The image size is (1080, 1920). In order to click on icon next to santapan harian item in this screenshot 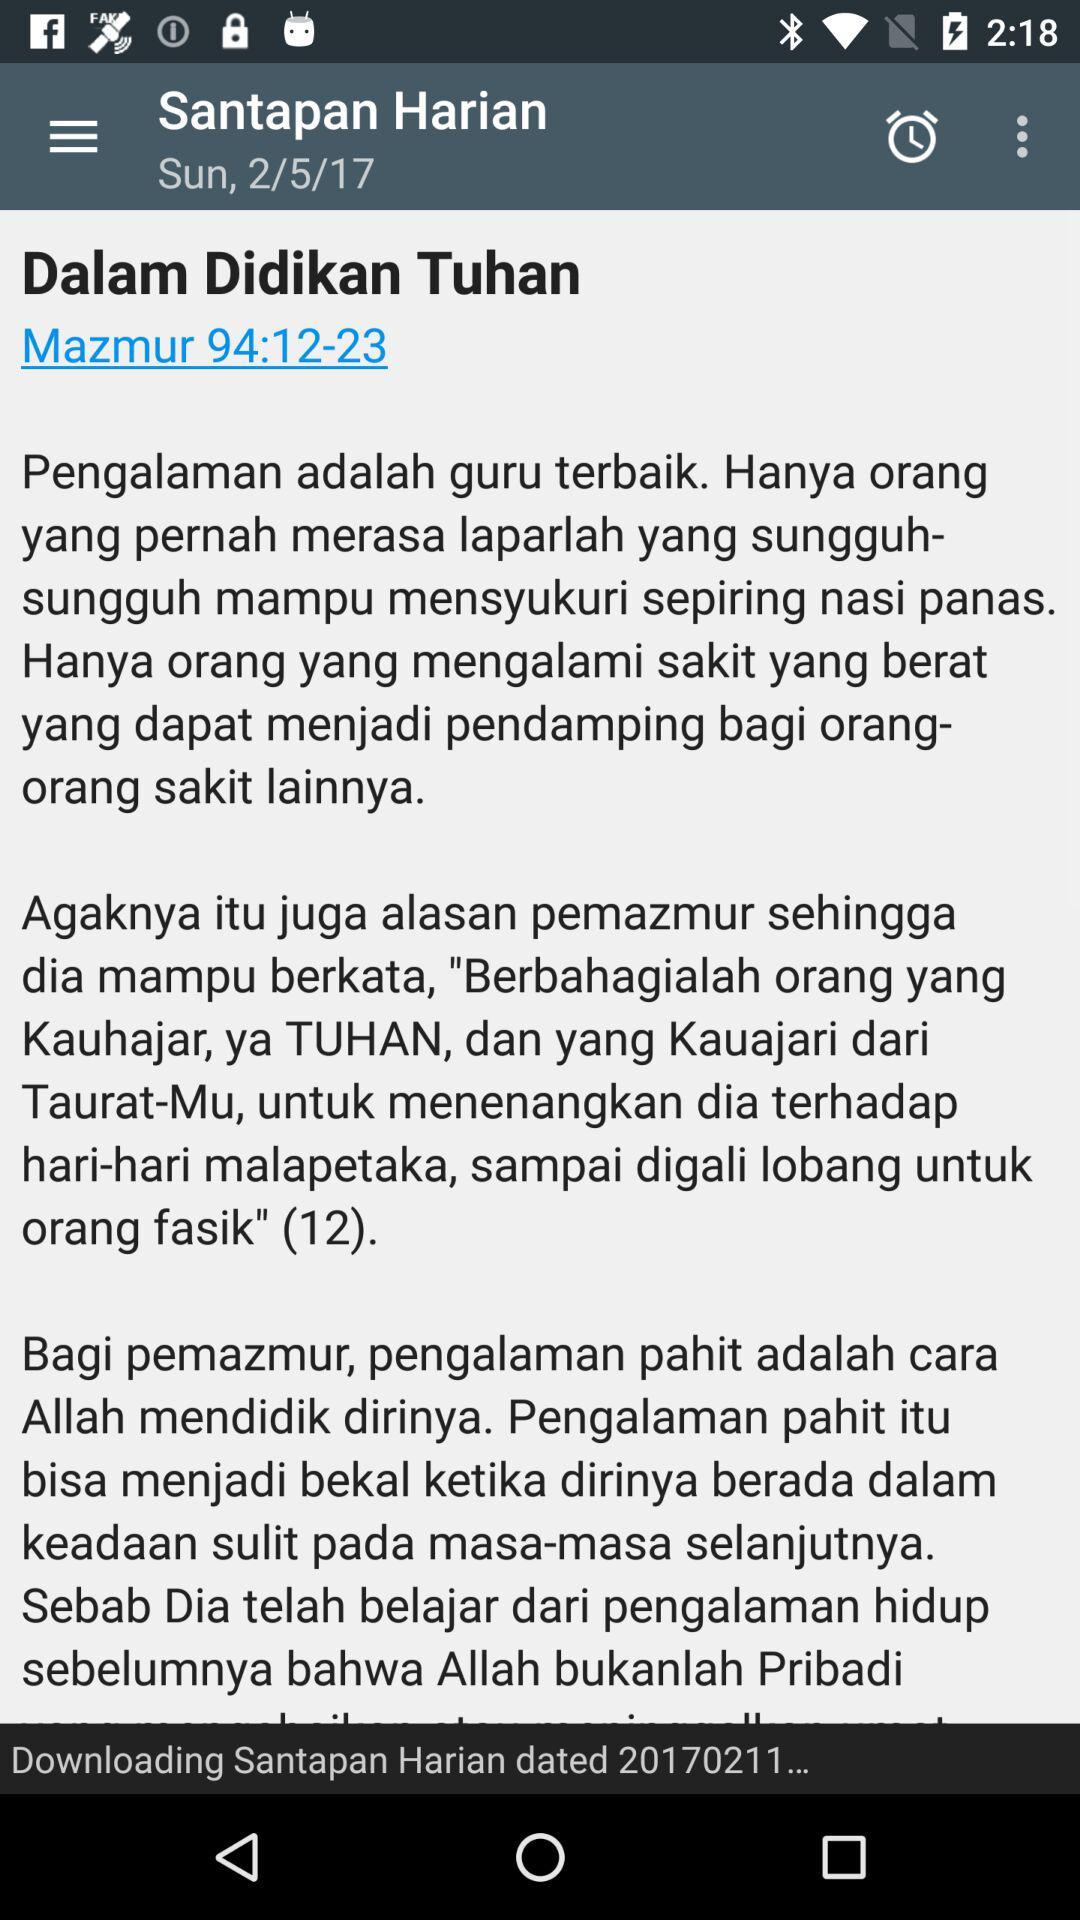, I will do `click(72, 135)`.